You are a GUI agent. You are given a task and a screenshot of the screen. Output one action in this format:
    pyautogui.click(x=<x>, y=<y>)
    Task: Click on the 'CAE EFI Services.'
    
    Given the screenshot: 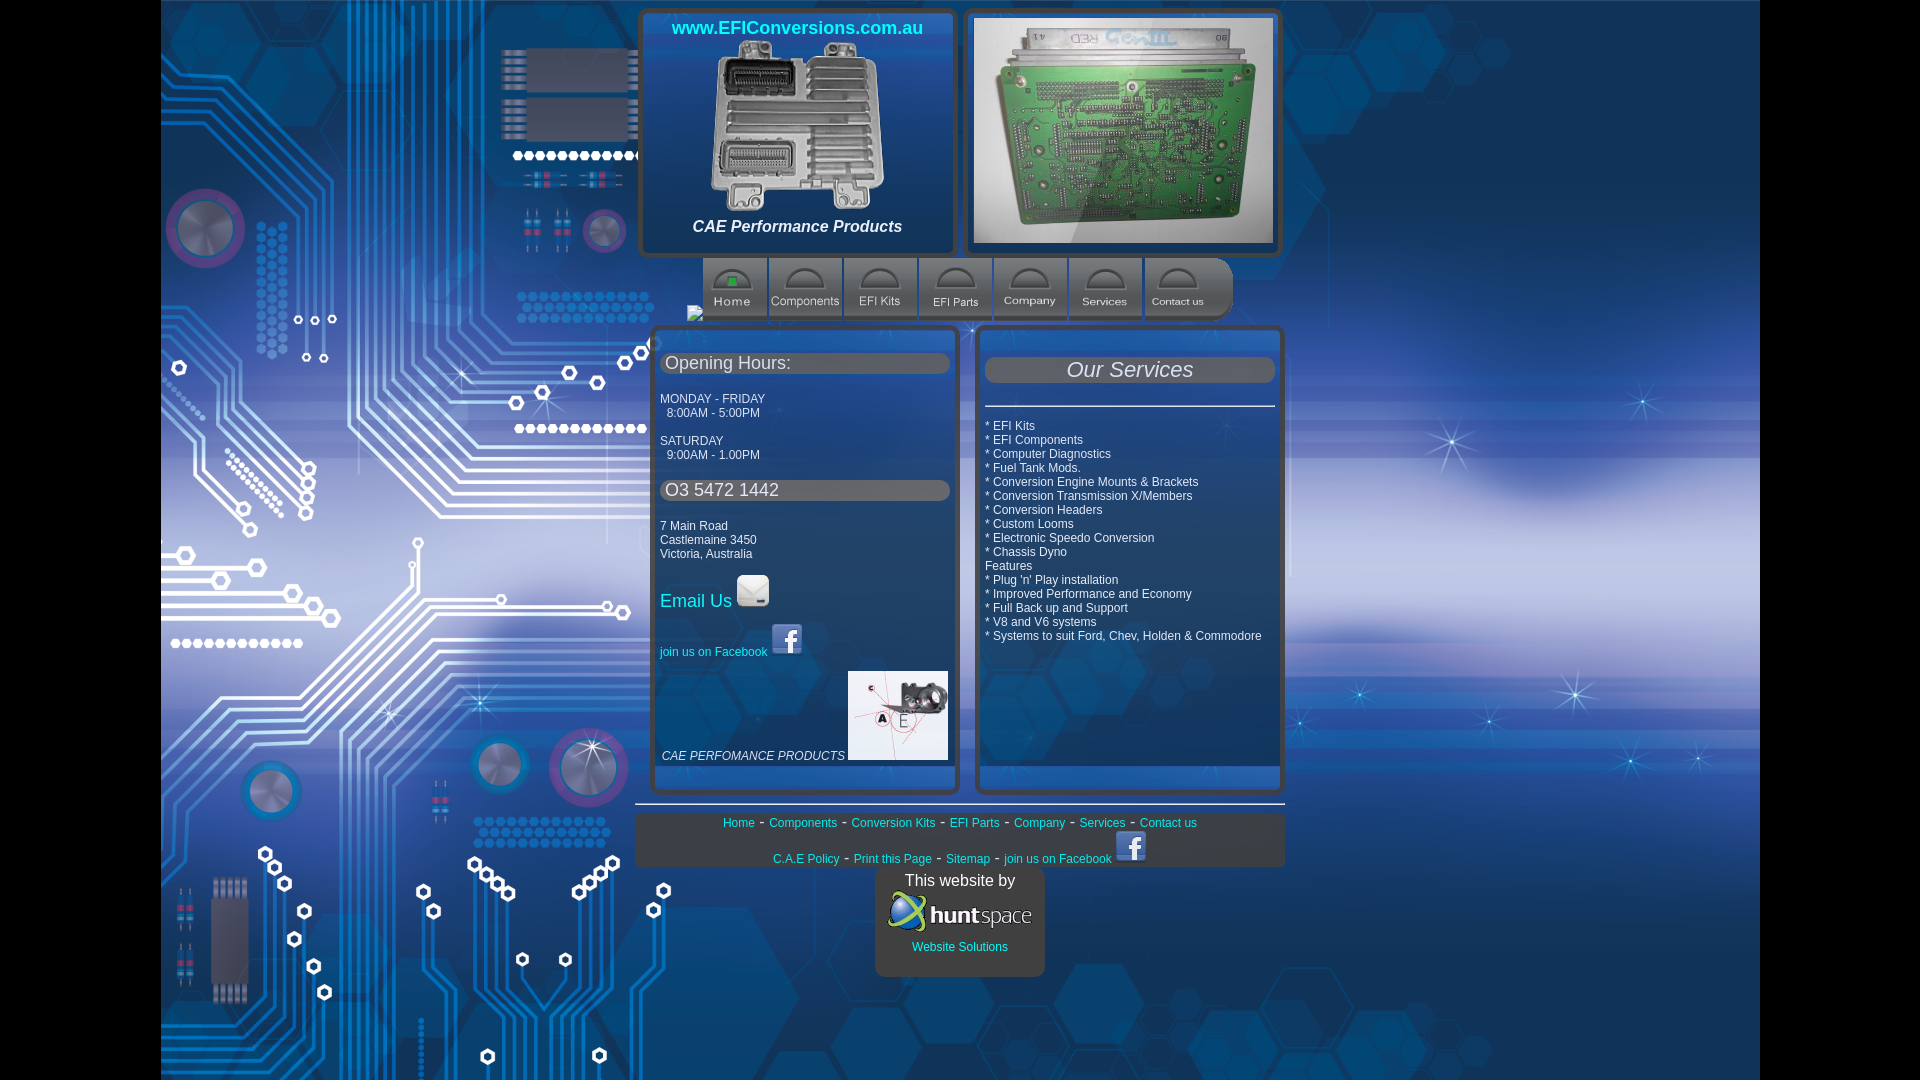 What is the action you would take?
    pyautogui.click(x=1104, y=315)
    